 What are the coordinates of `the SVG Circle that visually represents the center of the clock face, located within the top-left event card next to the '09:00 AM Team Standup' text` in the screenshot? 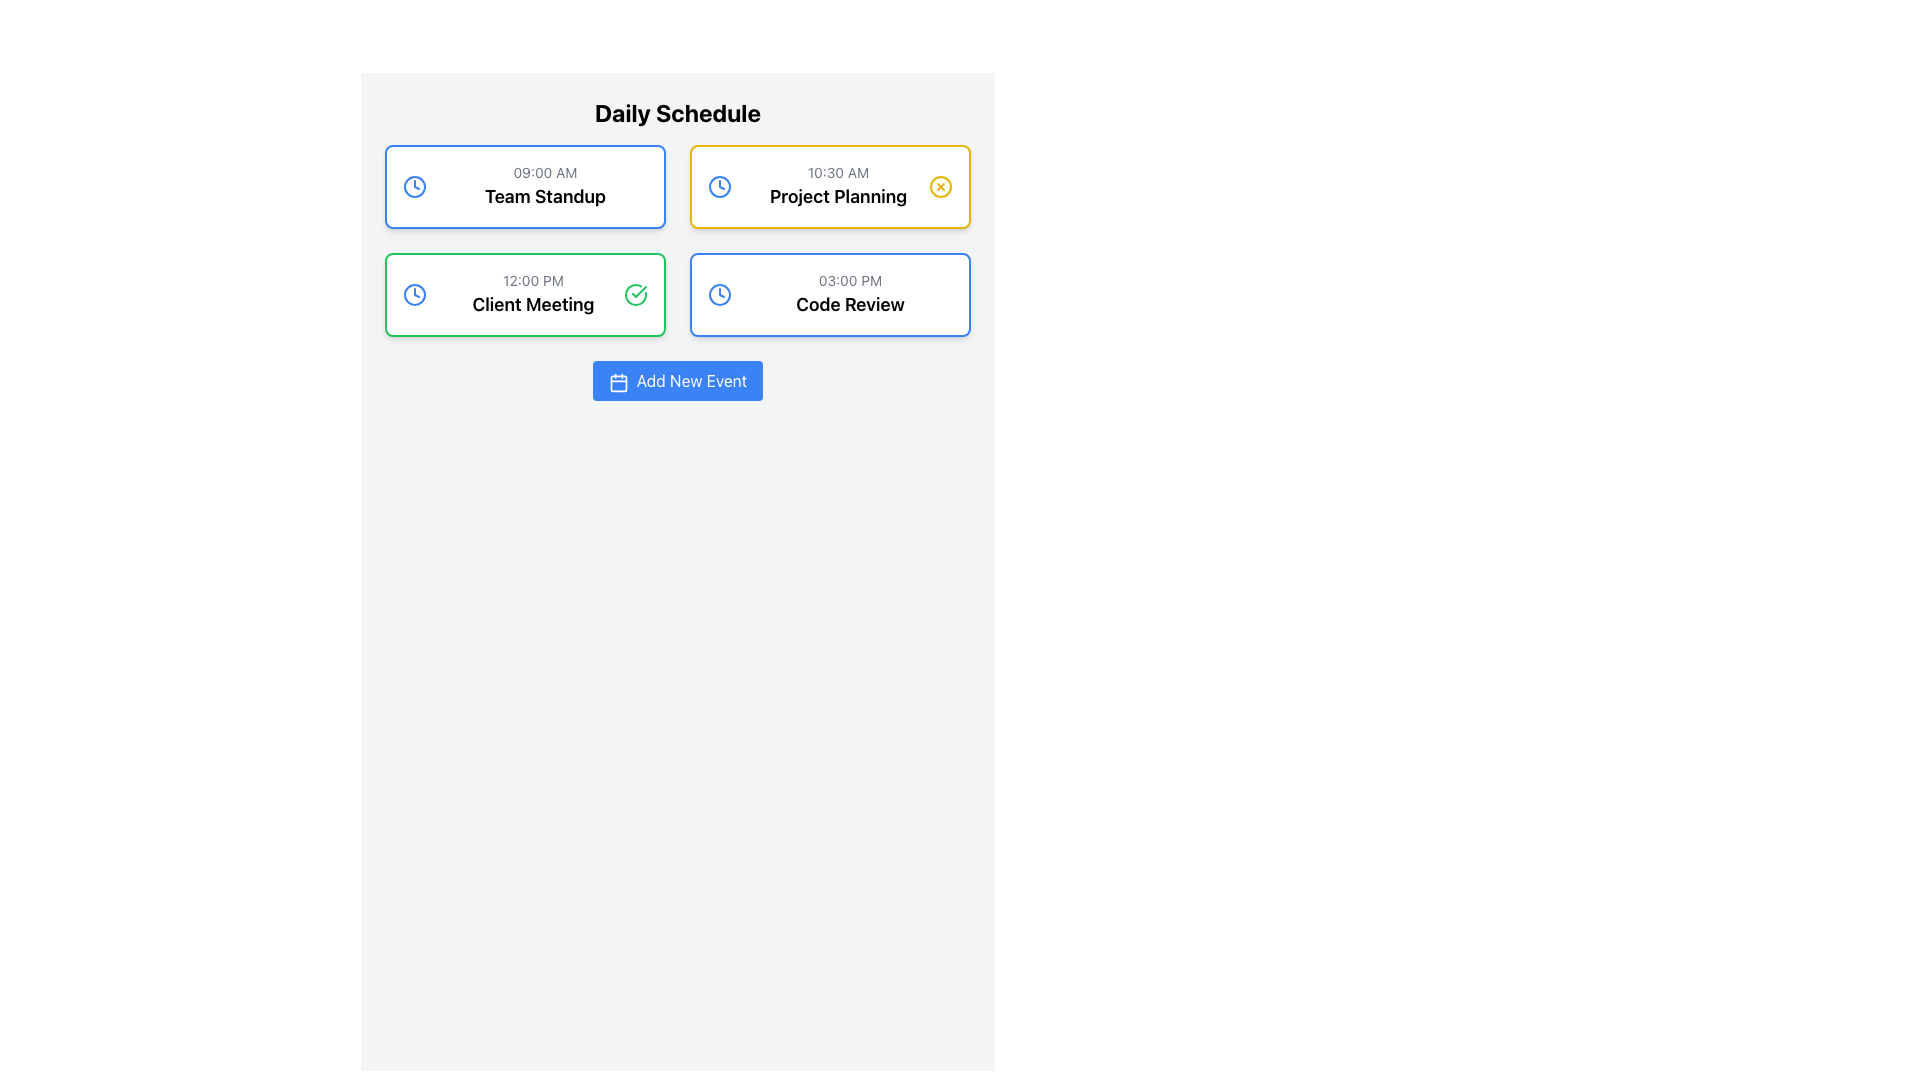 It's located at (413, 186).